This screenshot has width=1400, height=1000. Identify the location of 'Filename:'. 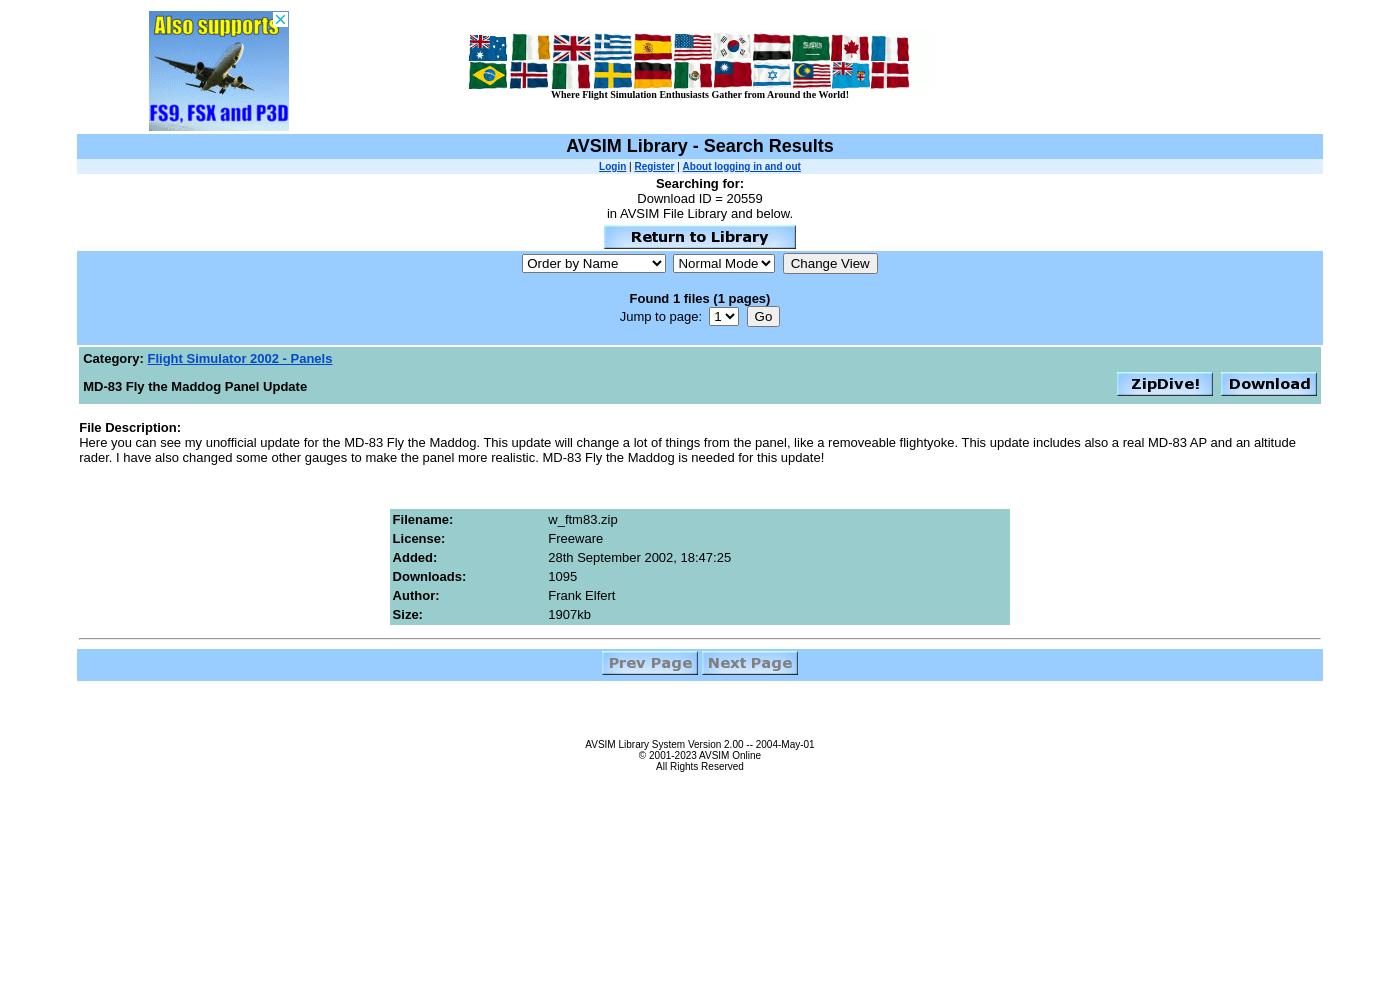
(422, 519).